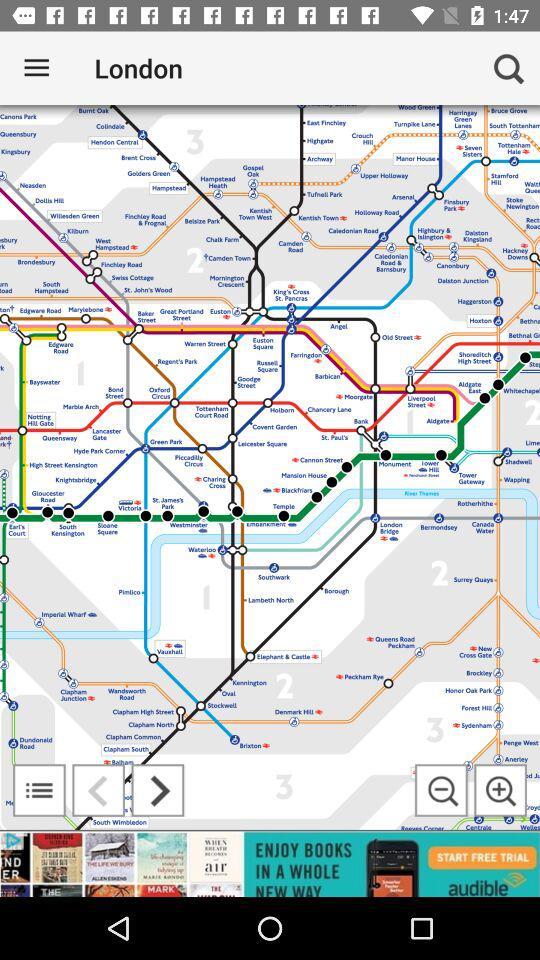 This screenshot has width=540, height=960. What do you see at coordinates (97, 790) in the screenshot?
I see `previous page` at bounding box center [97, 790].